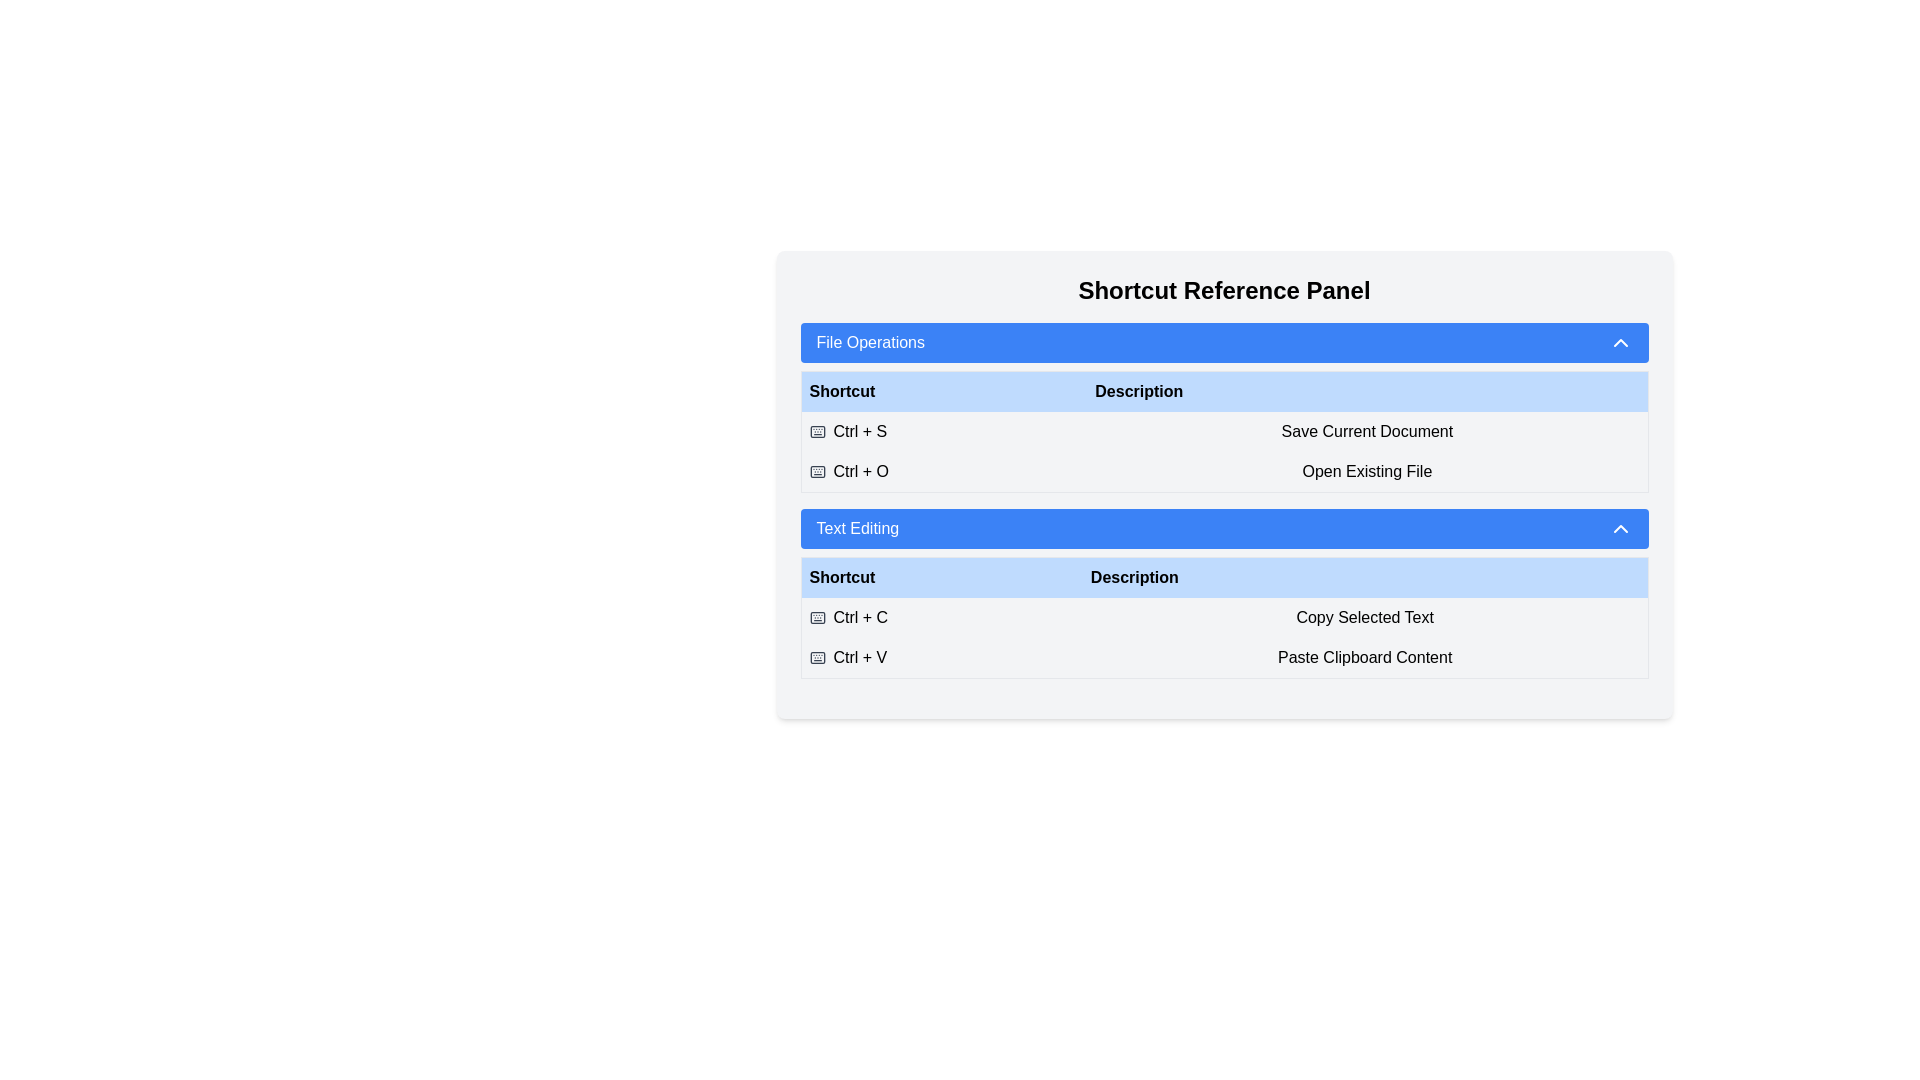 The height and width of the screenshot is (1080, 1920). I want to click on the text label displaying 'Open Existing File' located in the second row of the 'File Operations' section under the 'Description' column, so click(1366, 472).